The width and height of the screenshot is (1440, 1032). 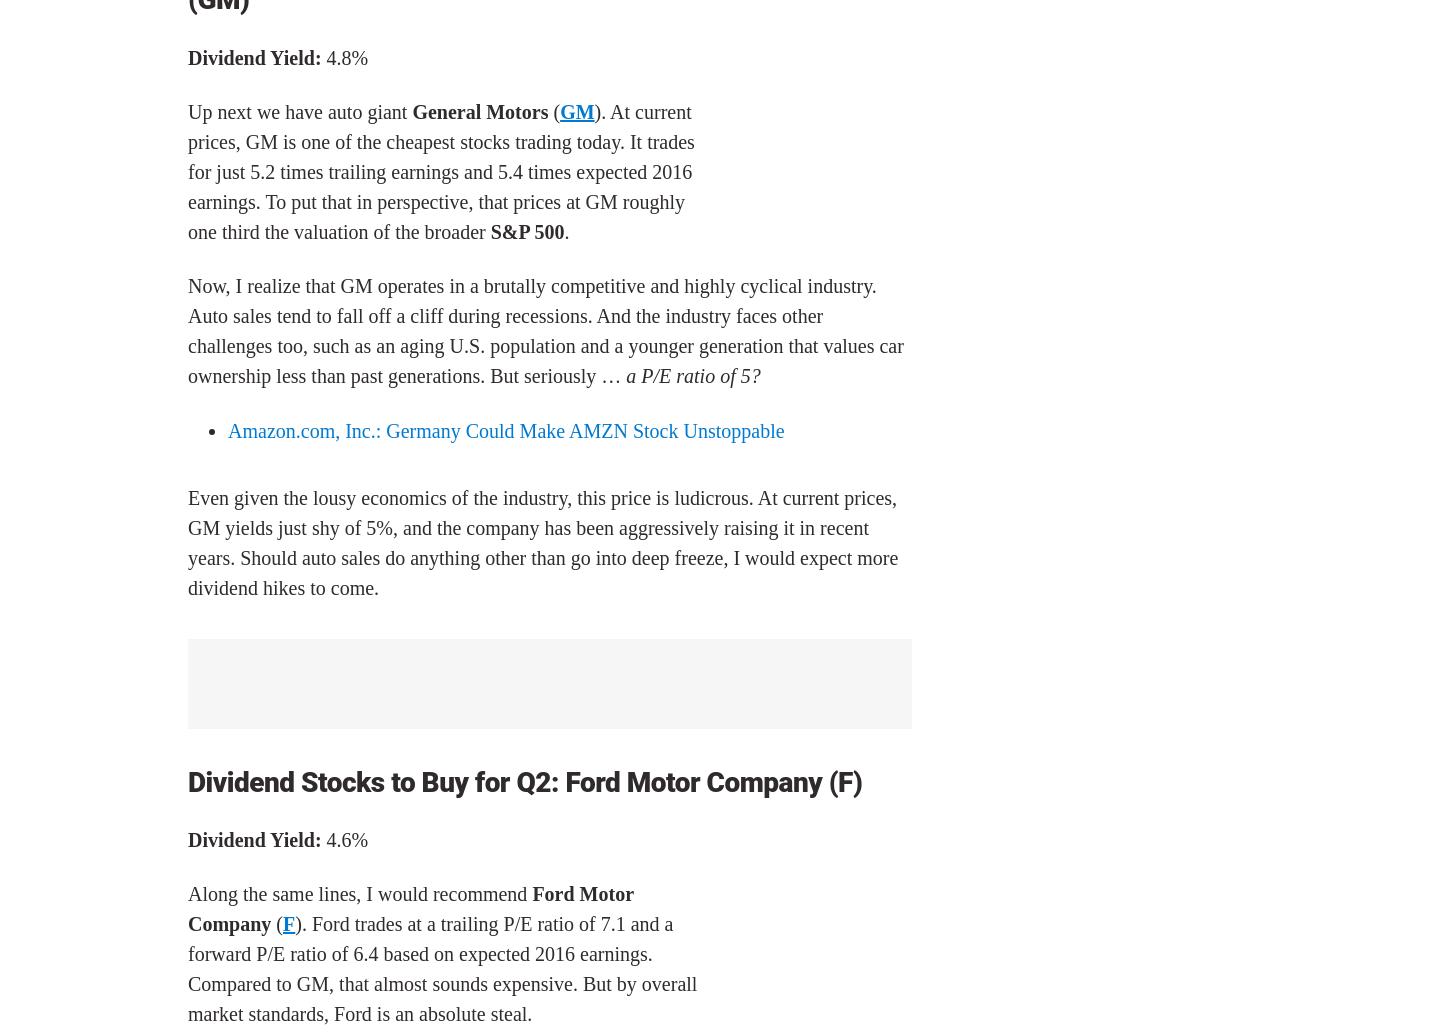 I want to click on 'Ford Motor Company', so click(x=409, y=907).